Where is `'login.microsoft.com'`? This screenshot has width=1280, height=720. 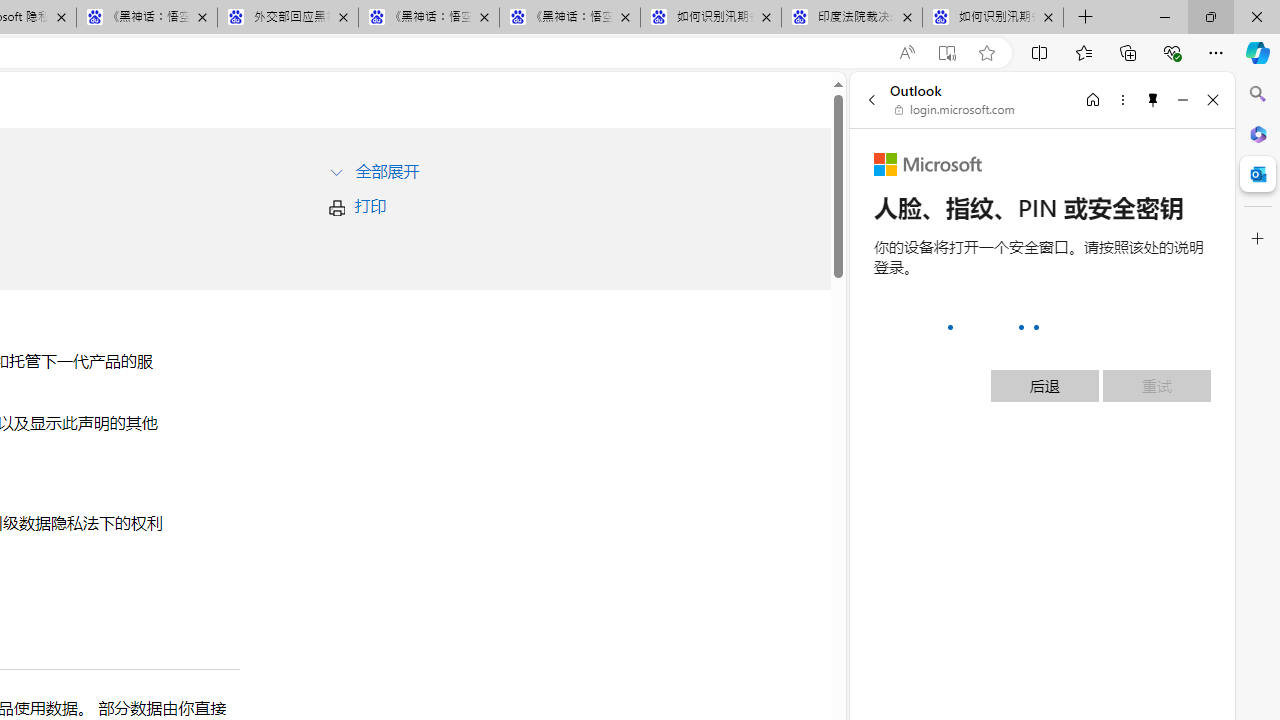 'login.microsoft.com' is located at coordinates (954, 110).